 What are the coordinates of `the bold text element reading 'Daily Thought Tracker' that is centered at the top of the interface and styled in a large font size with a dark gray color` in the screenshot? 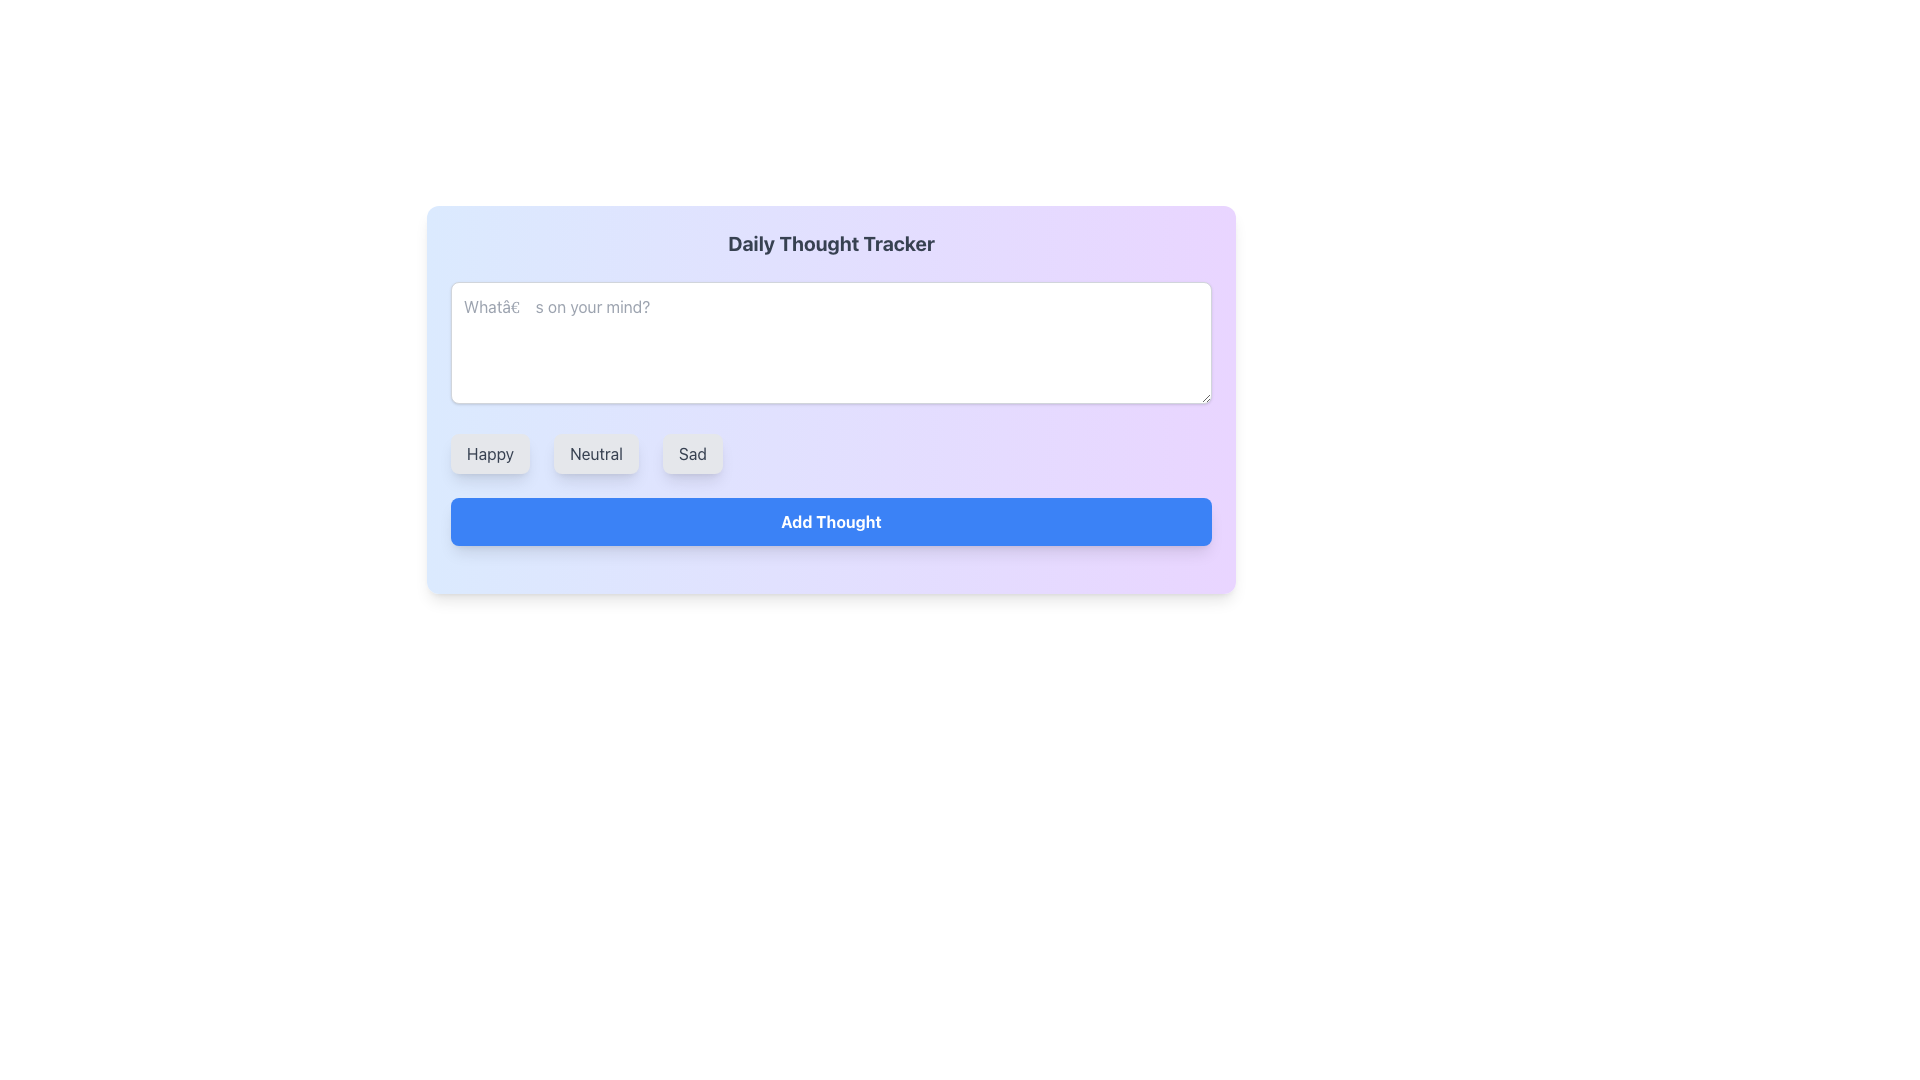 It's located at (831, 242).